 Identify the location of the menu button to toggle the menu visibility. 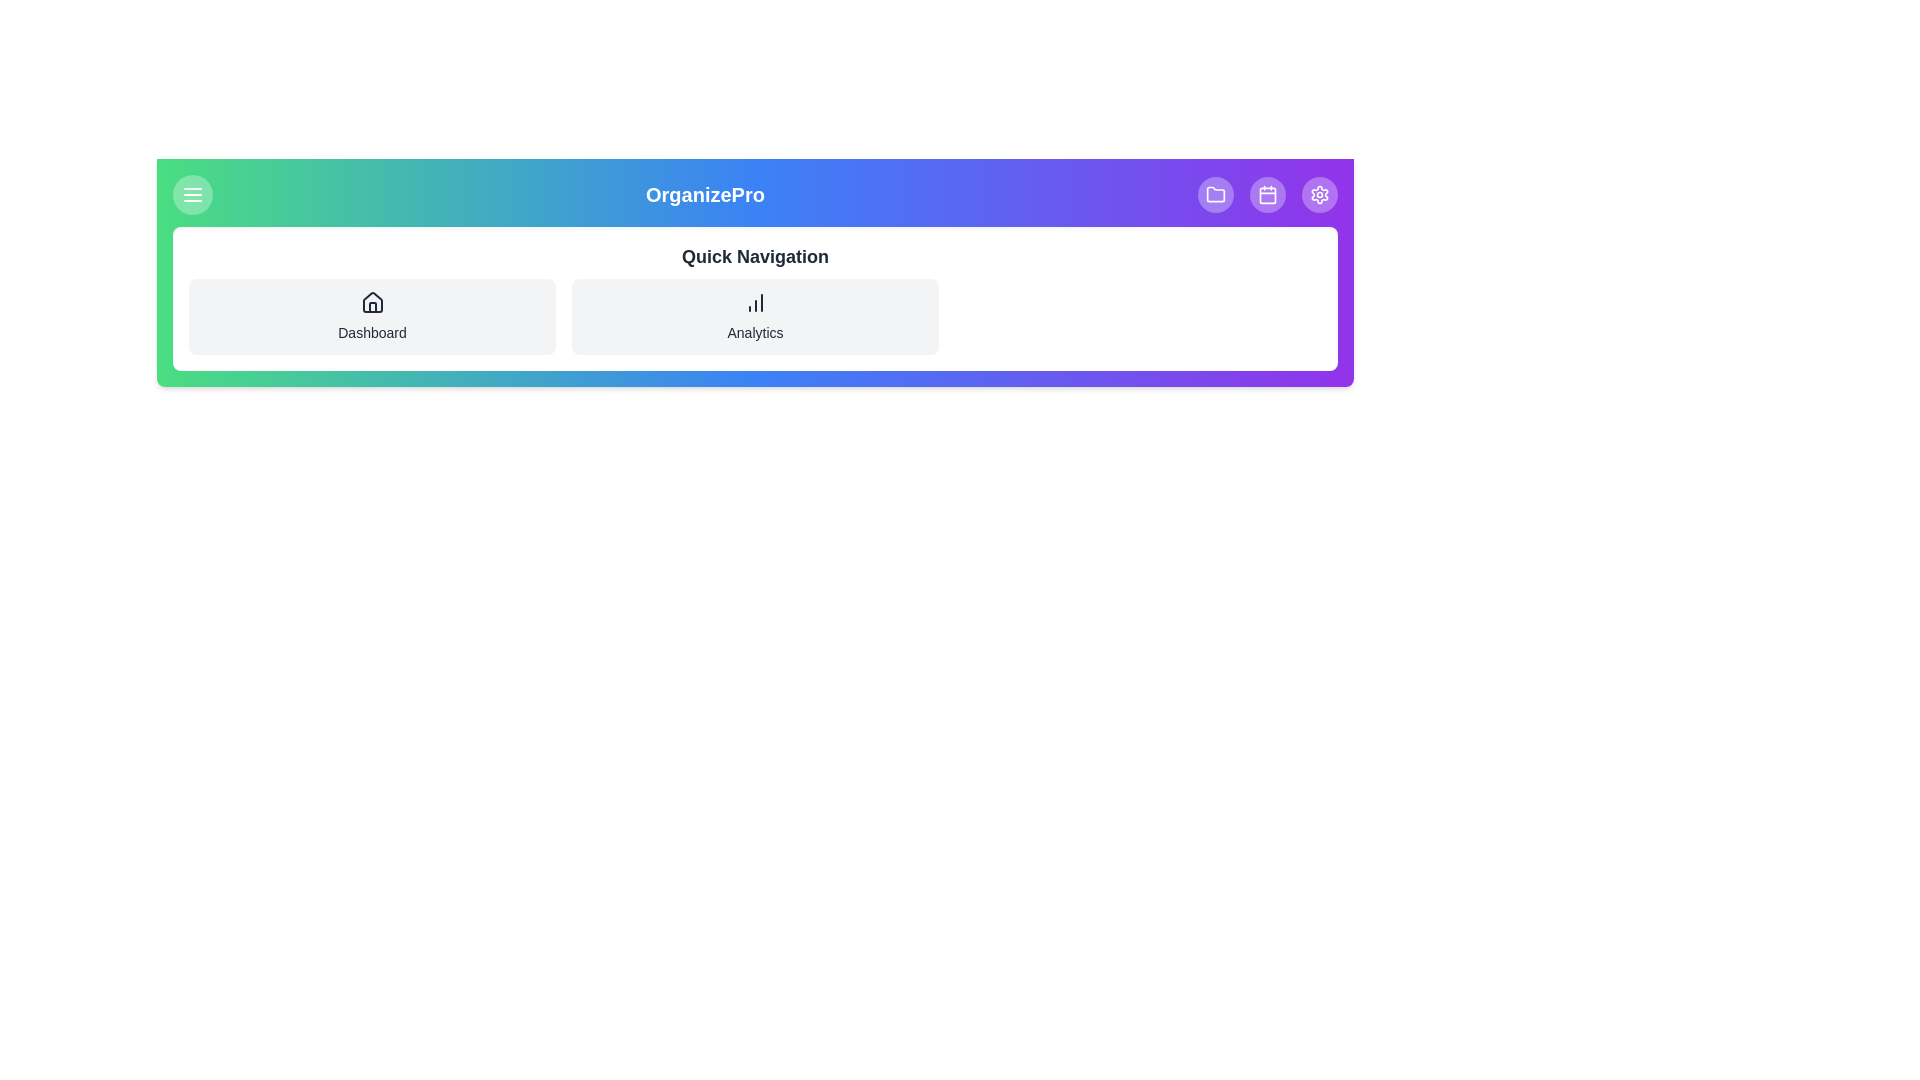
(192, 195).